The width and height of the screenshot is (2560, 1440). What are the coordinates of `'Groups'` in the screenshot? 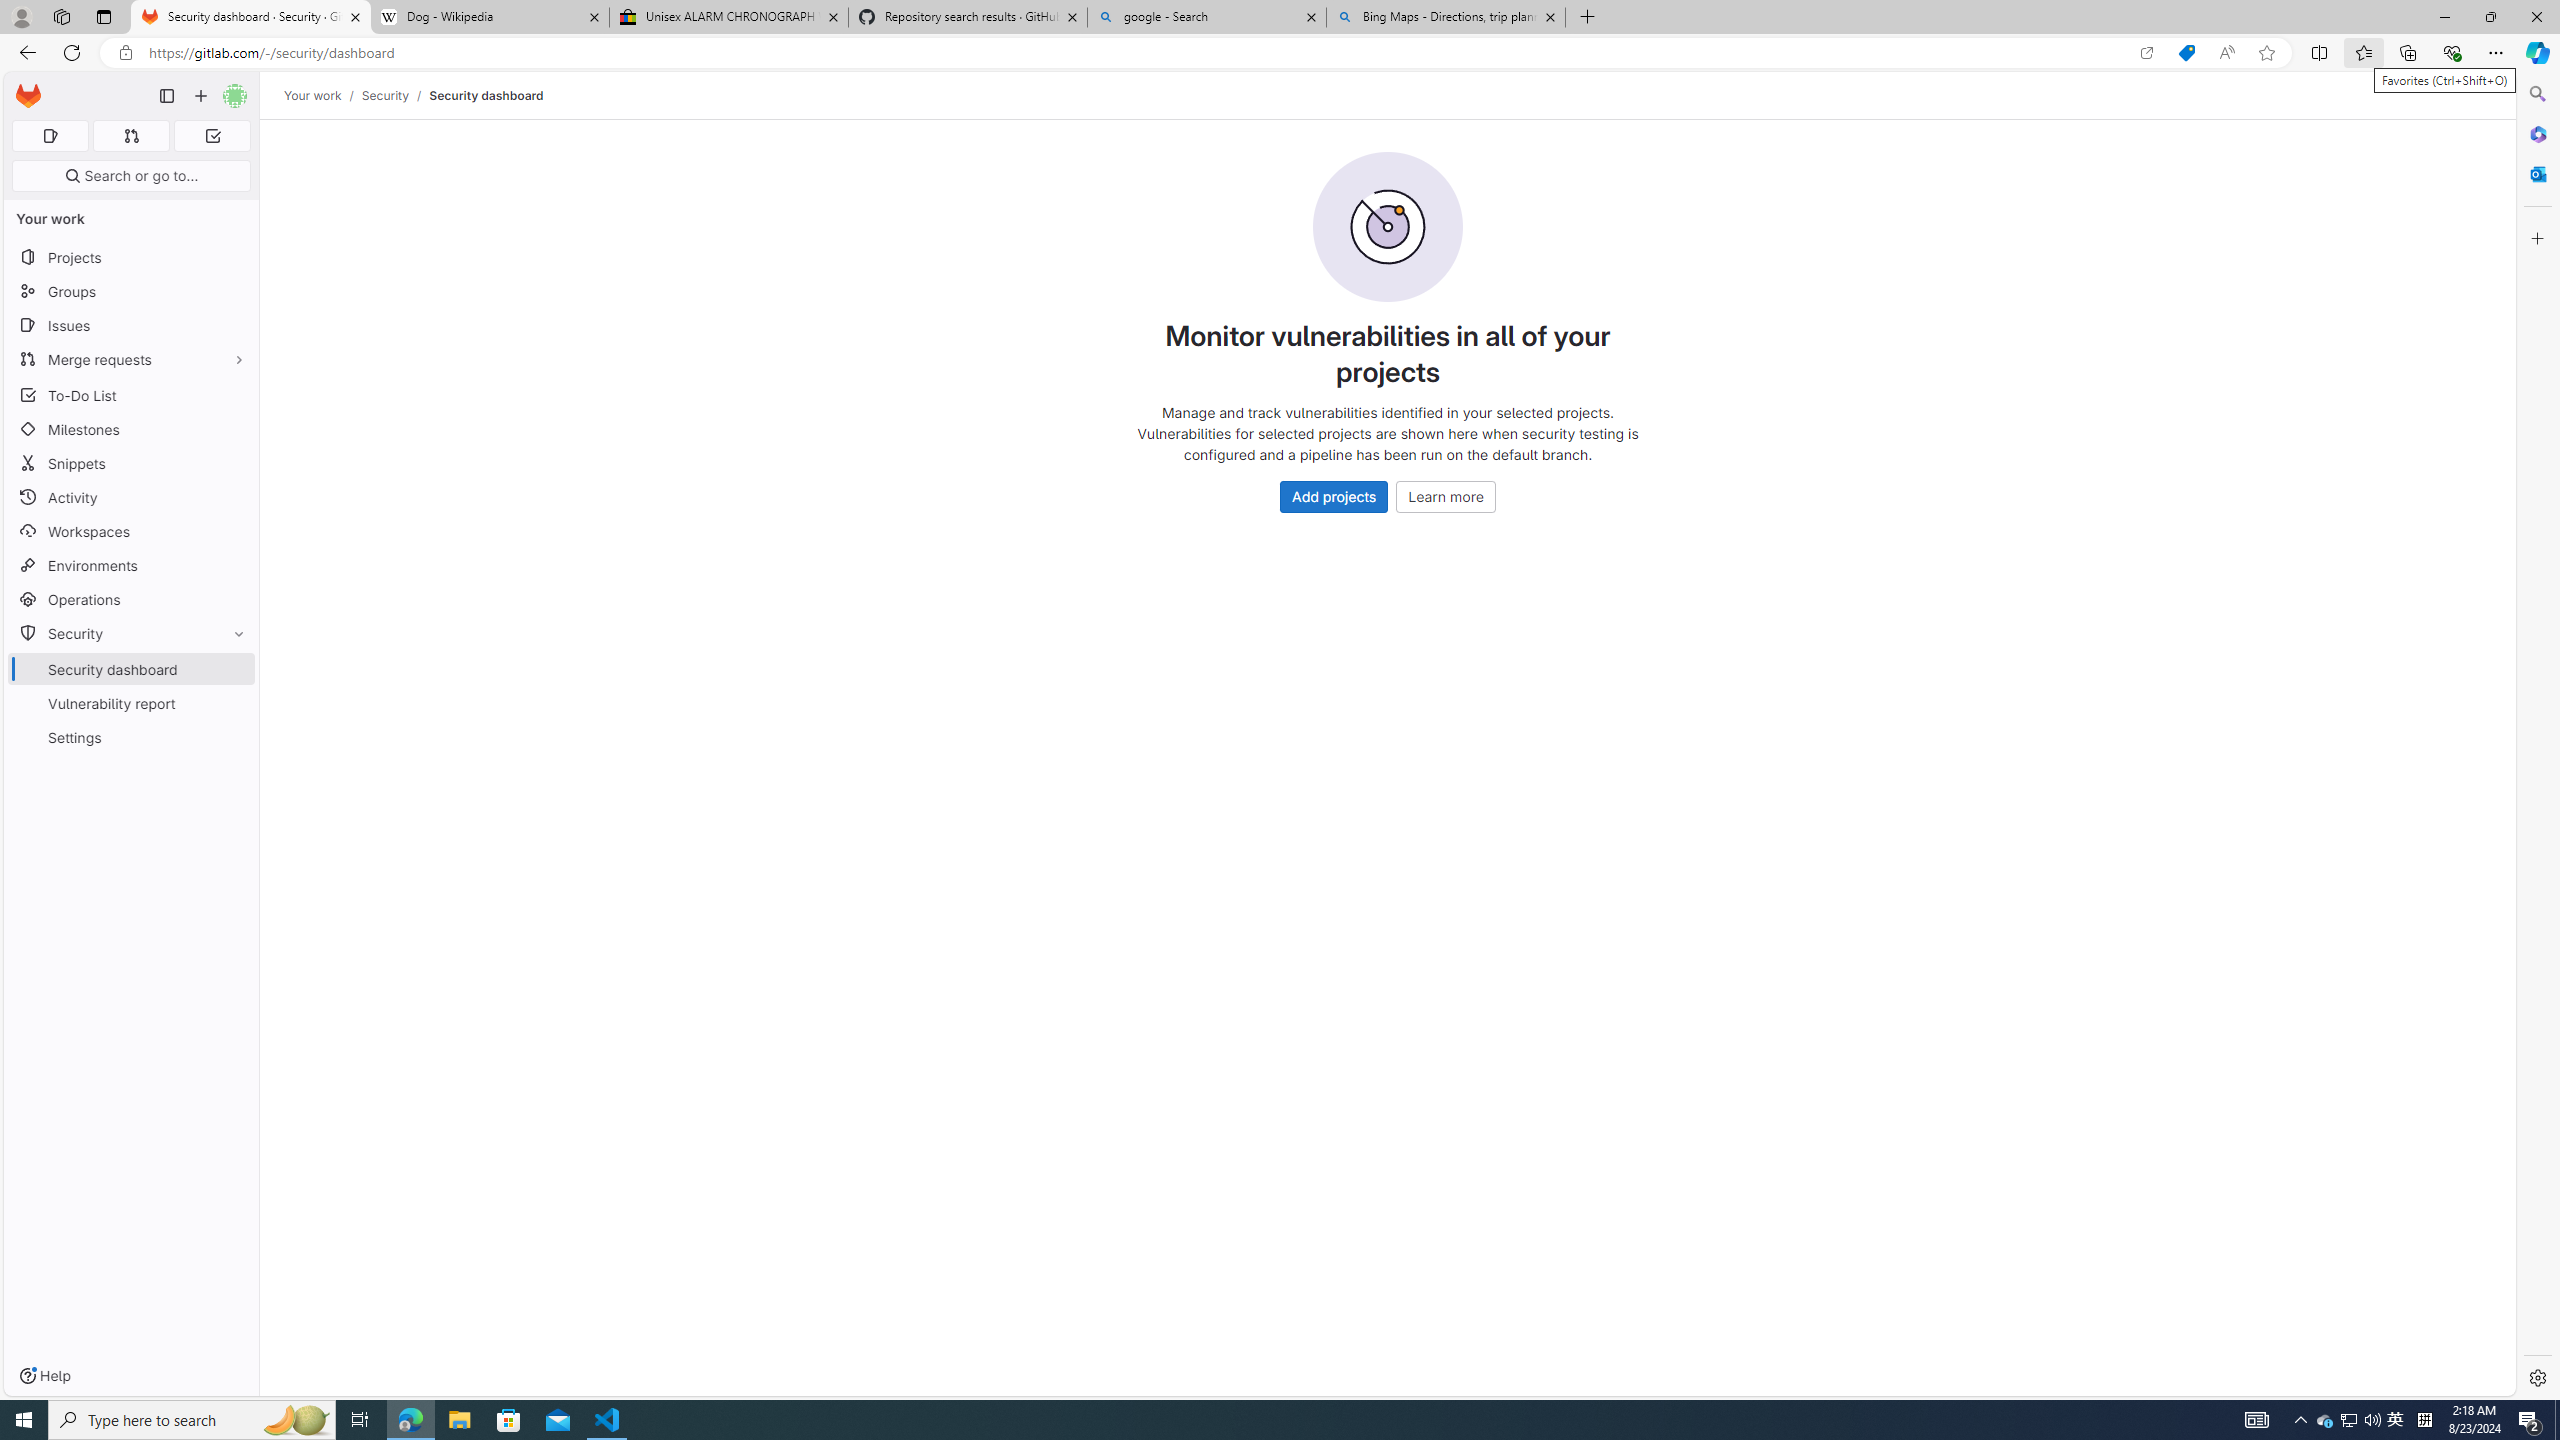 It's located at (130, 291).